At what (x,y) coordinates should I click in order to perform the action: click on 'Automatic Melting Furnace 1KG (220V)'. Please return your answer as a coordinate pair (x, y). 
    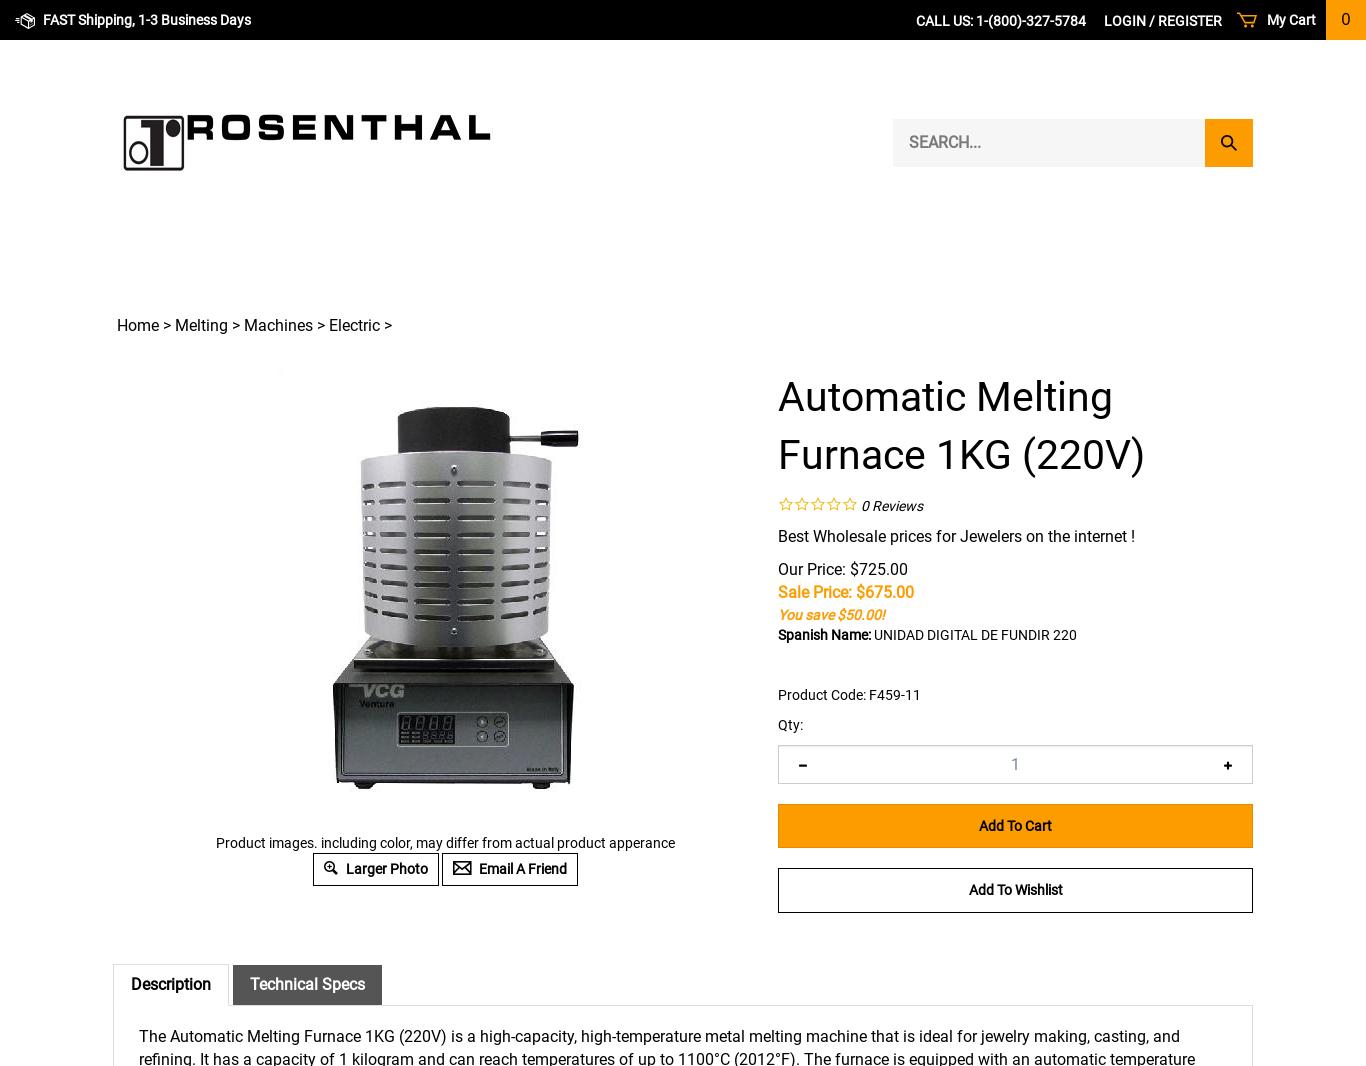
    Looking at the image, I should click on (961, 425).